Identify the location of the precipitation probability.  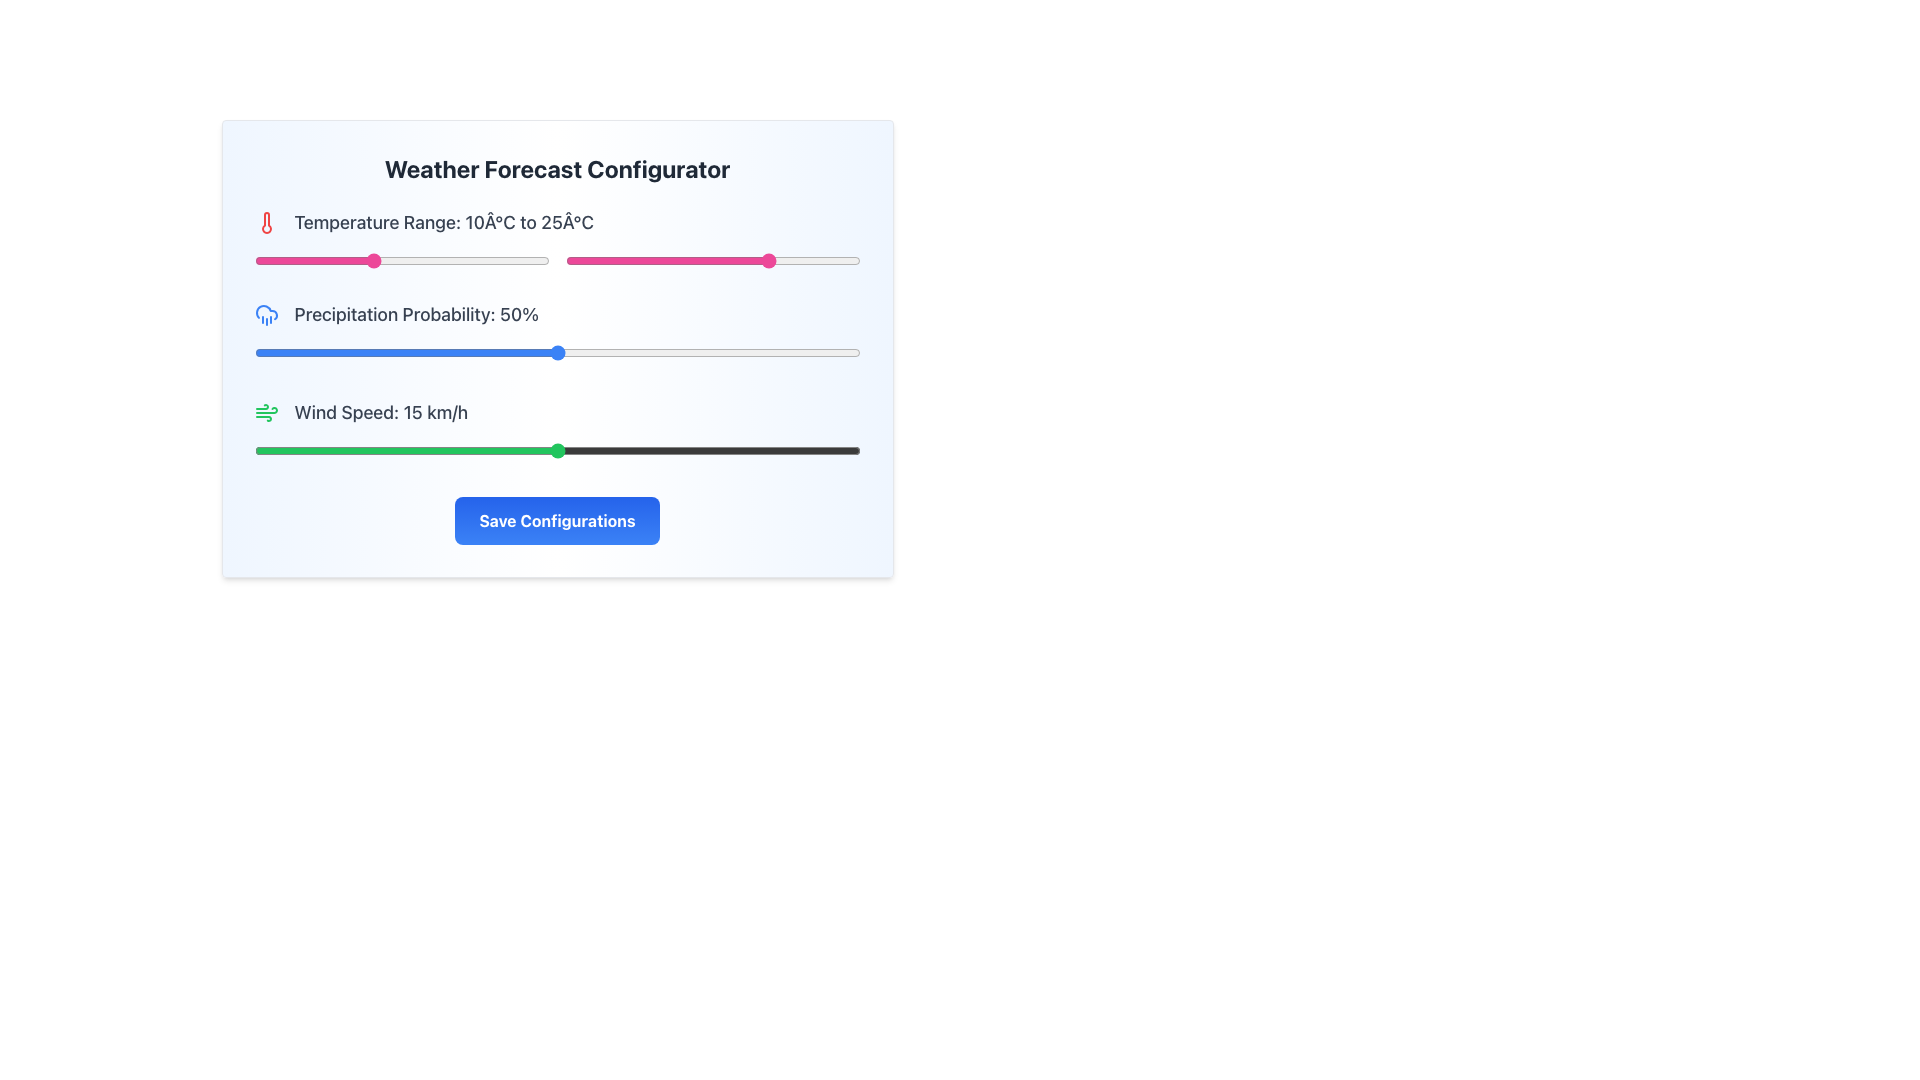
(744, 352).